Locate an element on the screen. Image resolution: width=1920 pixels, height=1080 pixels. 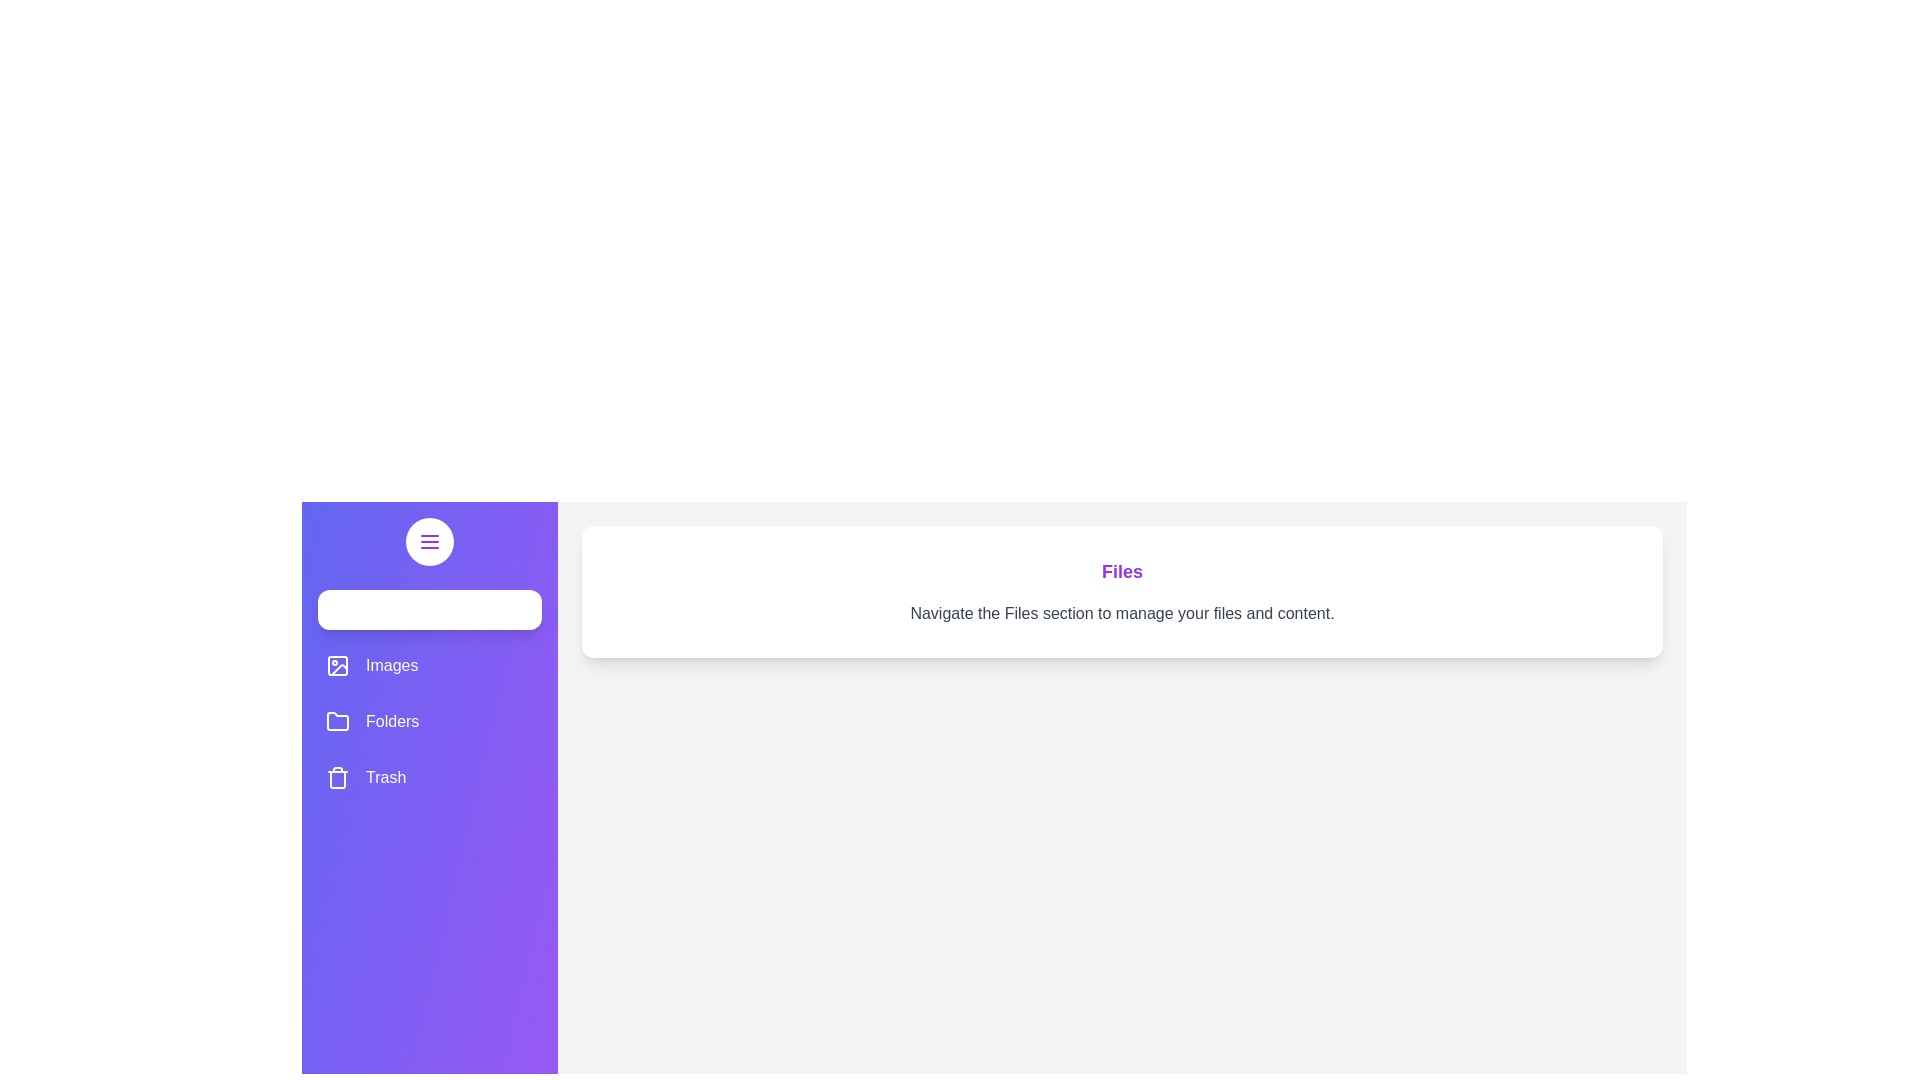
the section Folders to navigate to it is located at coordinates (429, 721).